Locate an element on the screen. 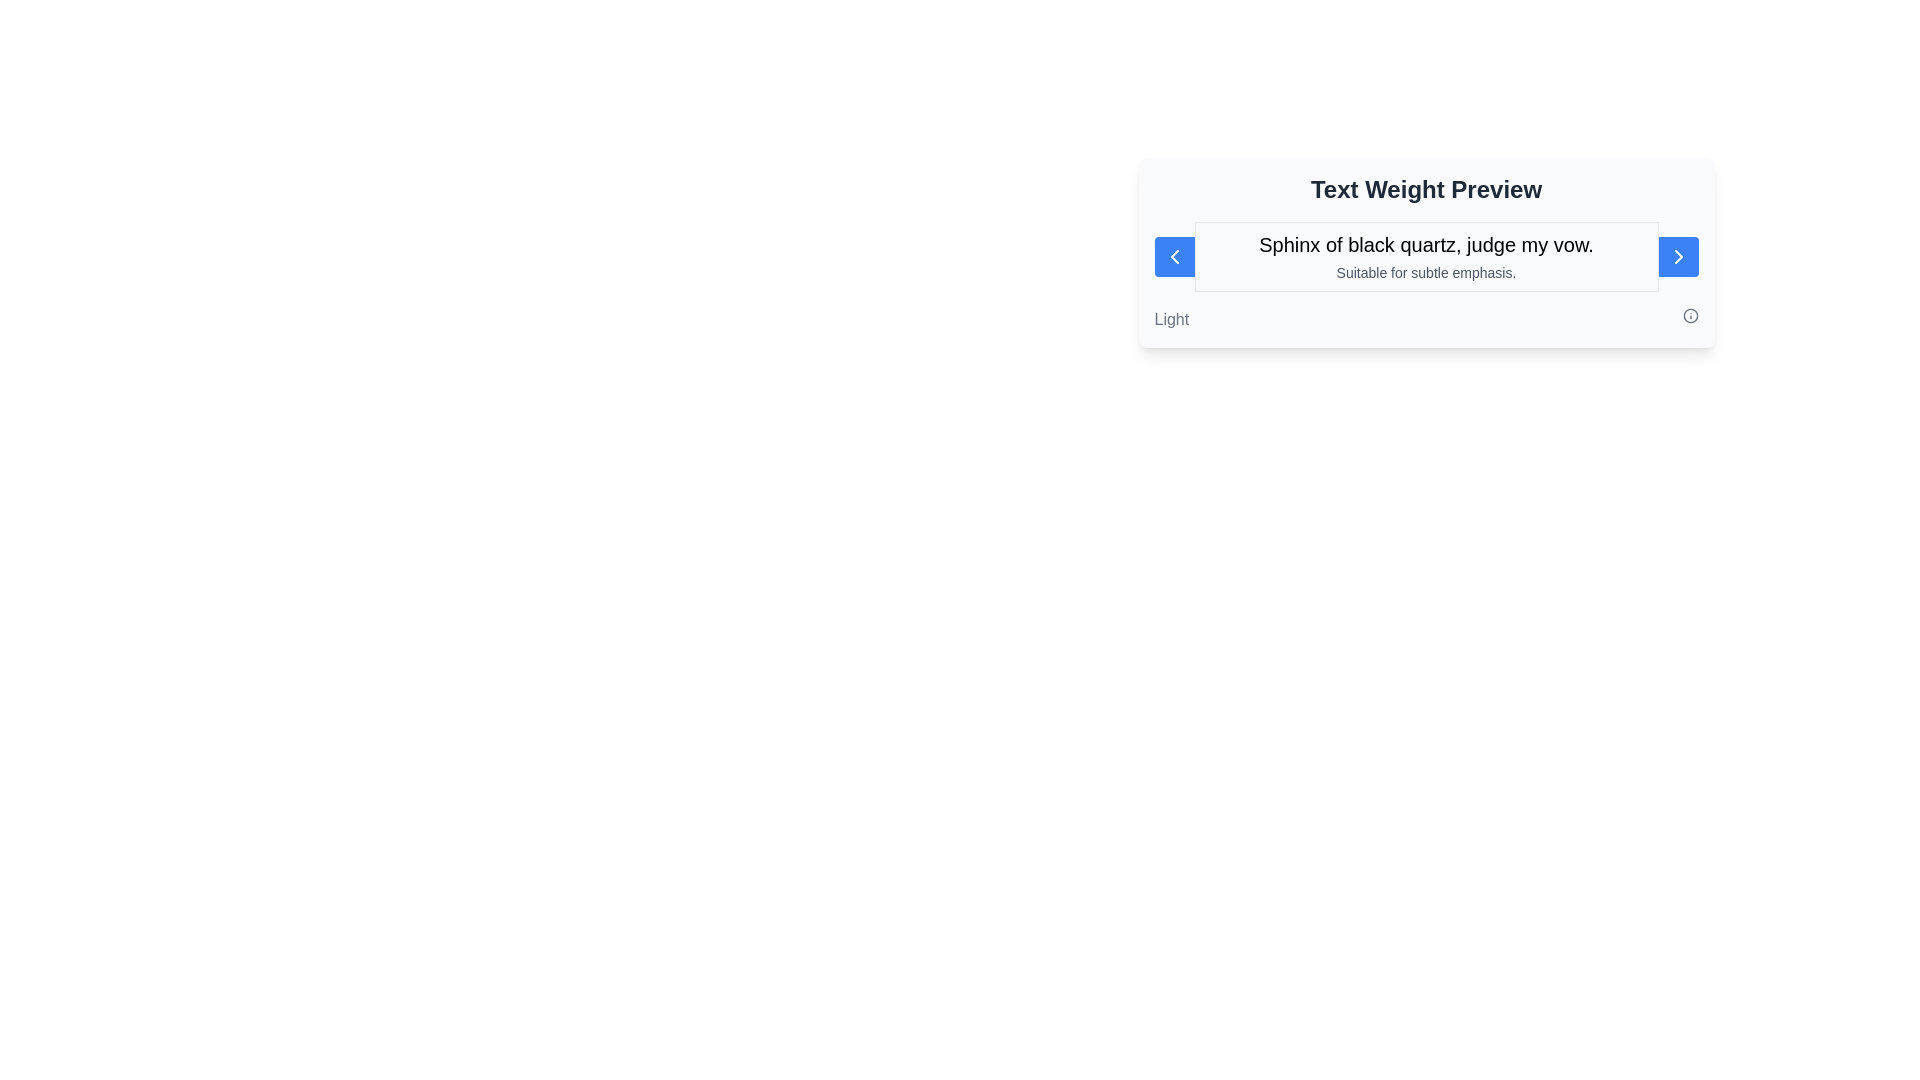  the leftward navigation icon surrounded by a blue circular background is located at coordinates (1174, 256).